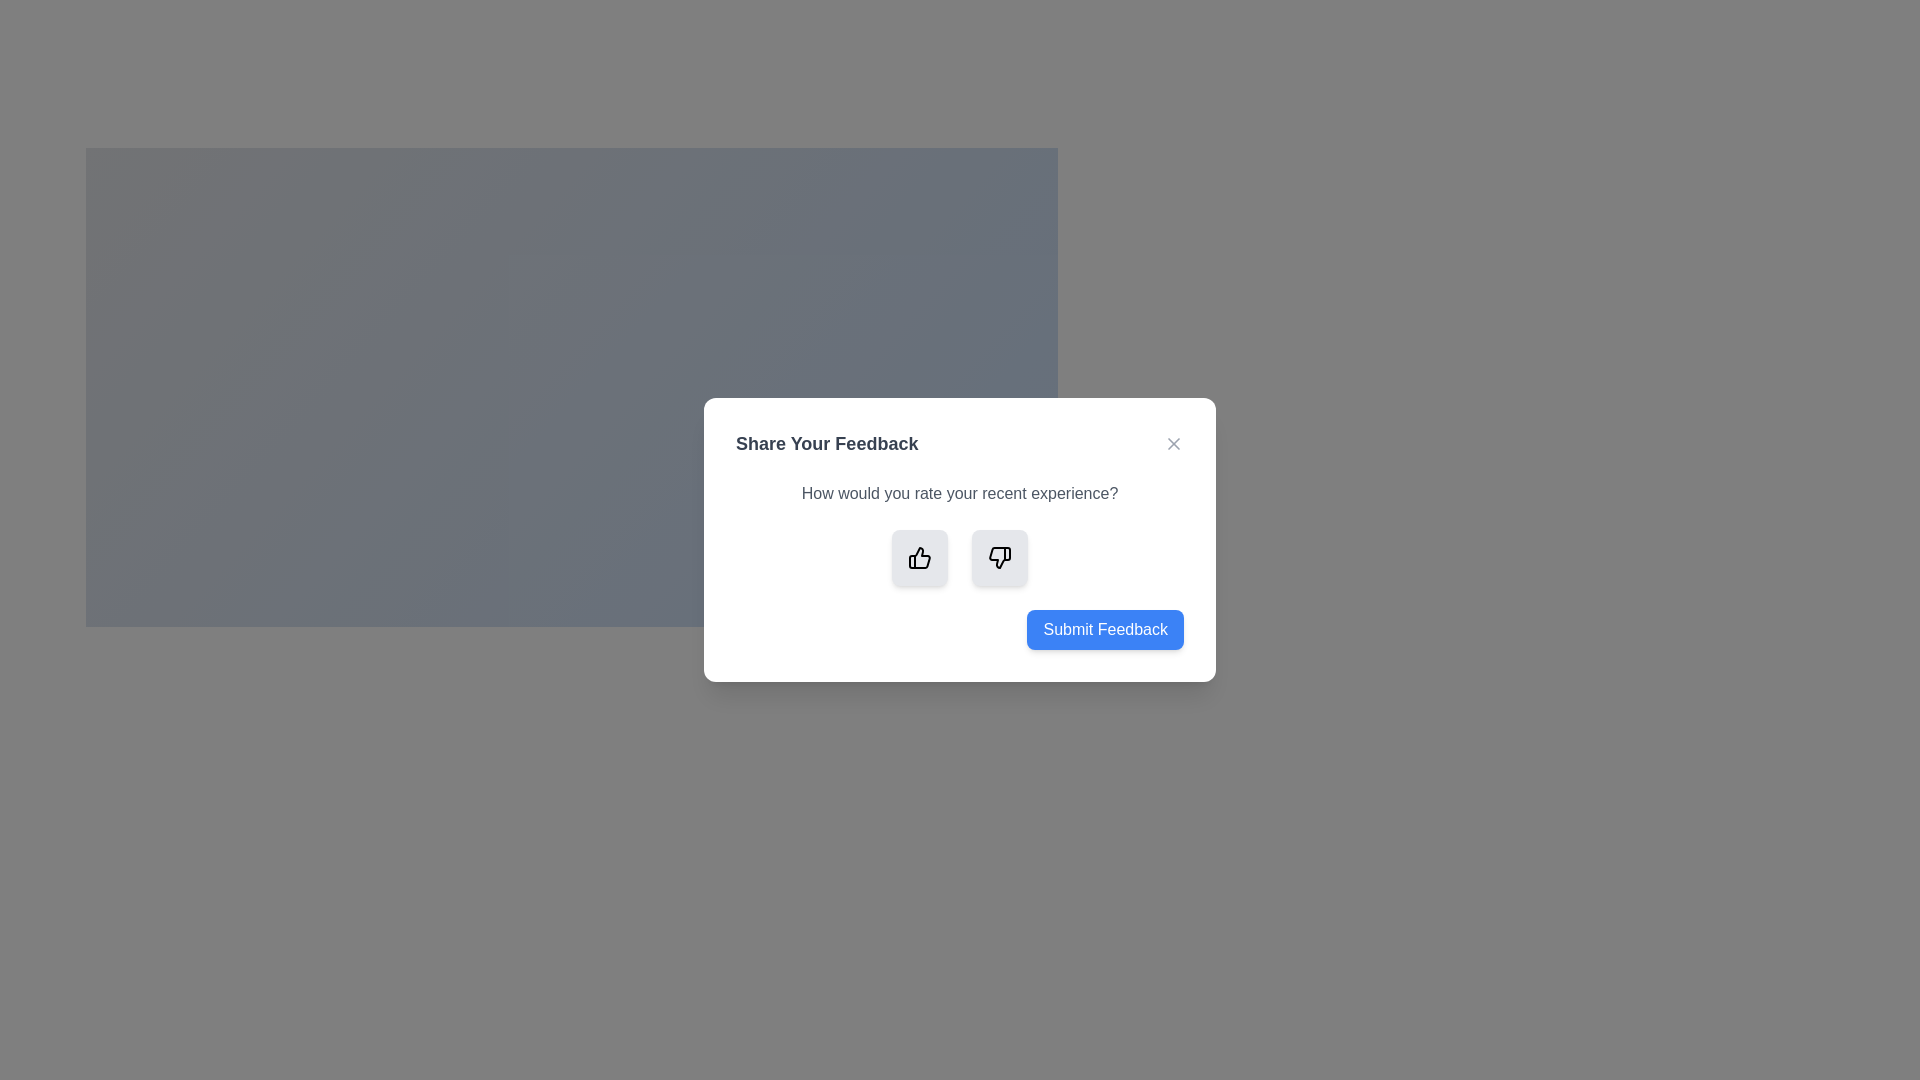 The height and width of the screenshot is (1080, 1920). What do you see at coordinates (999, 558) in the screenshot?
I see `the 'Dislike' icon button to register negative feedback, which is the second icon to the right of the thumbs-up icon in the feedback modal` at bounding box center [999, 558].